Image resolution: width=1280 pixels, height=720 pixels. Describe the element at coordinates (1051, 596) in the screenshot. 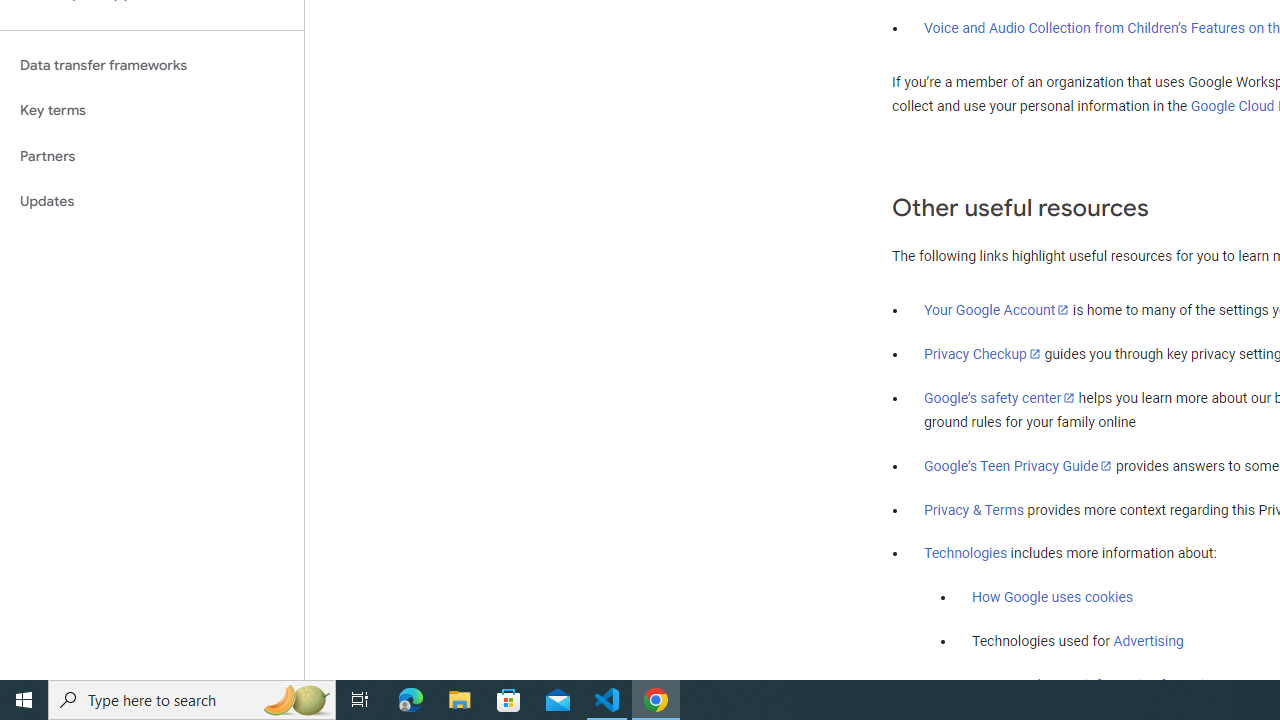

I see `'How Google uses cookies'` at that location.